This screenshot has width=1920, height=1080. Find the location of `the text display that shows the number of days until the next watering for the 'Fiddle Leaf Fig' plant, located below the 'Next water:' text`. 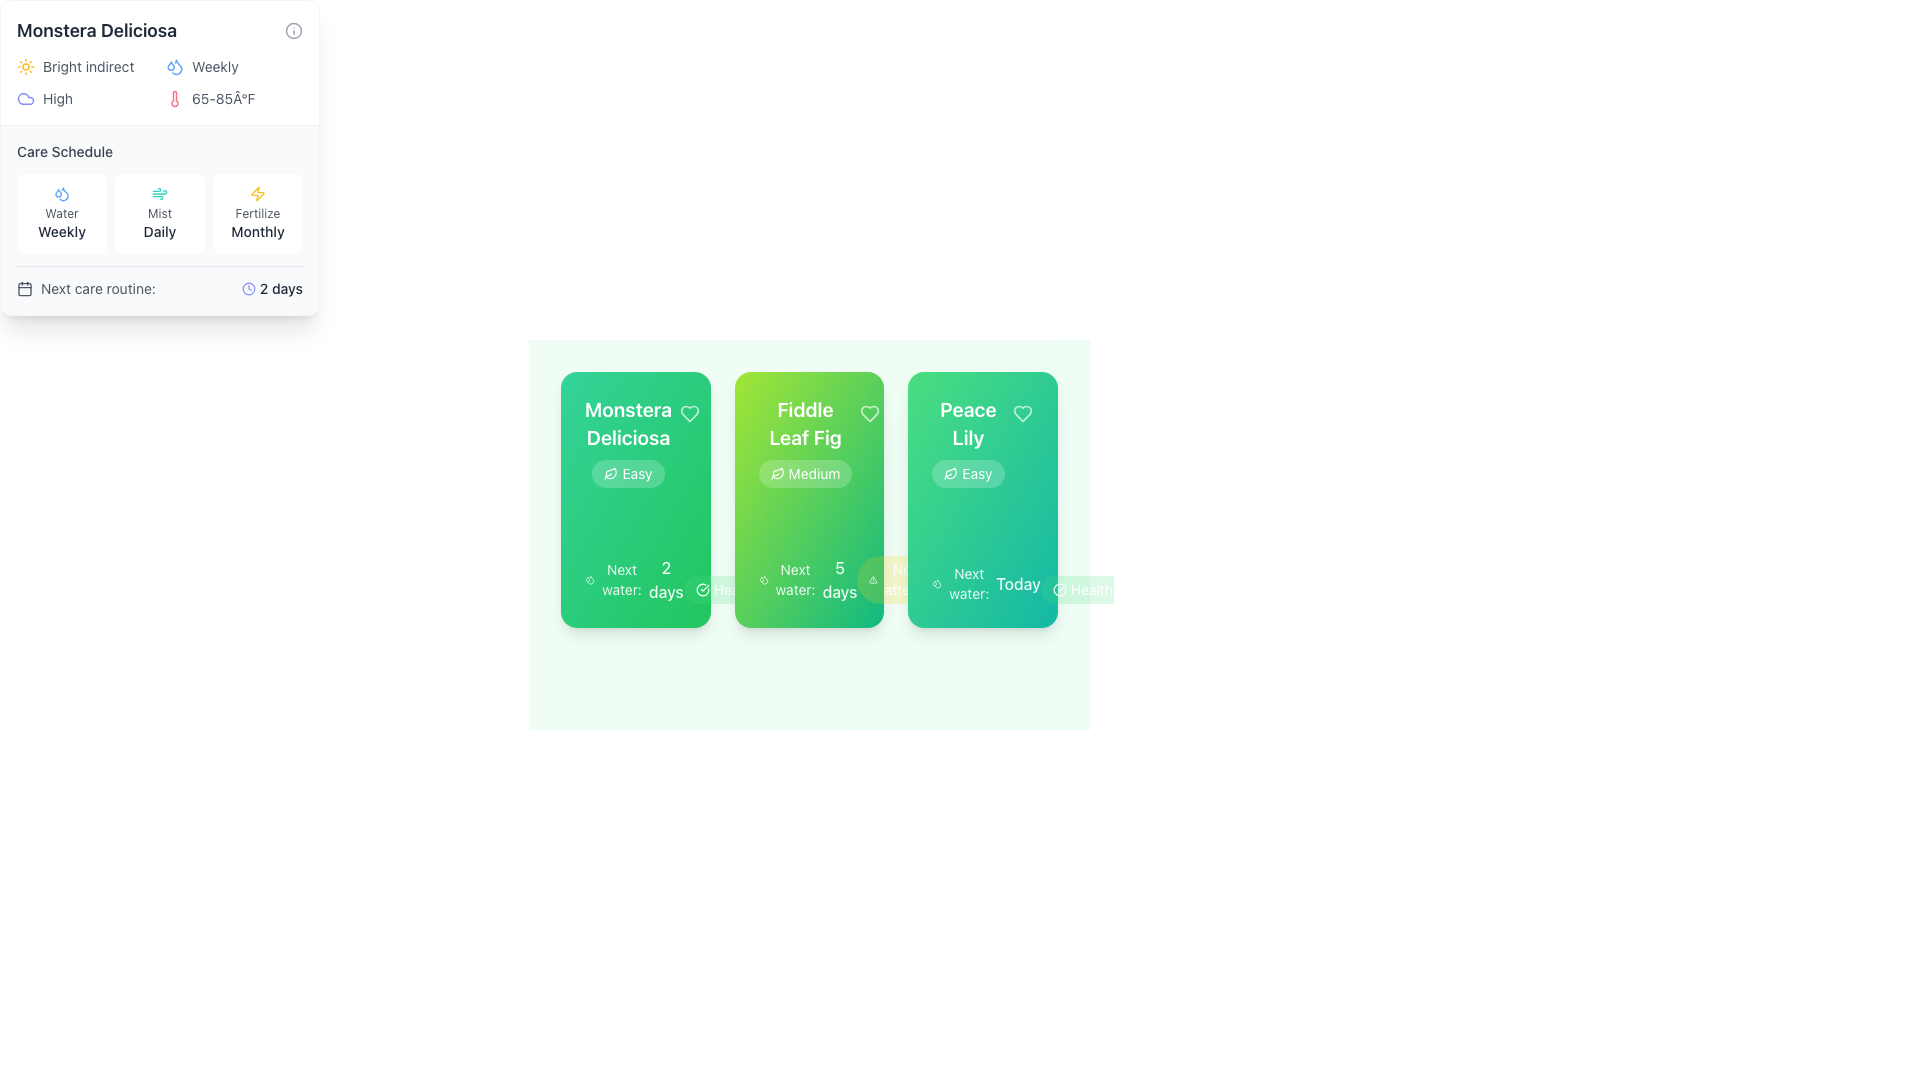

the text display that shows the number of days until the next watering for the 'Fiddle Leaf Fig' plant, located below the 'Next water:' text is located at coordinates (840, 579).